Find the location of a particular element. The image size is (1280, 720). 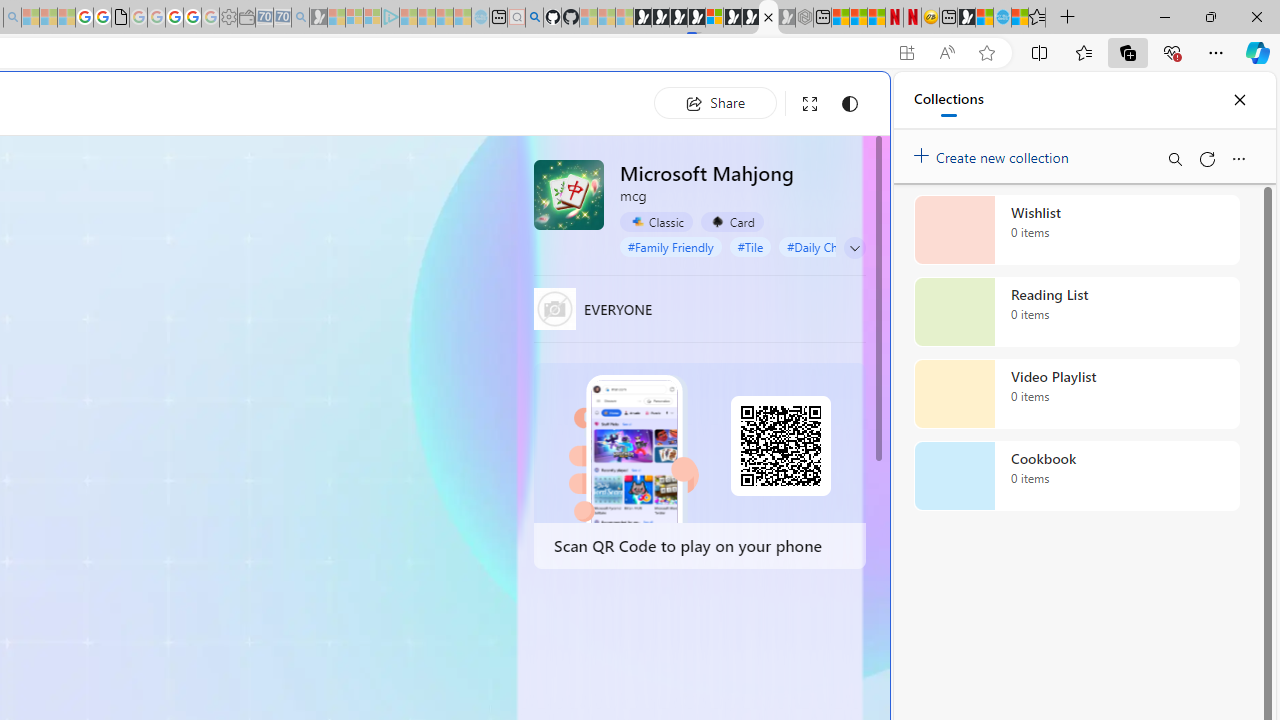

'#Daily Challenge' is located at coordinates (832, 245).